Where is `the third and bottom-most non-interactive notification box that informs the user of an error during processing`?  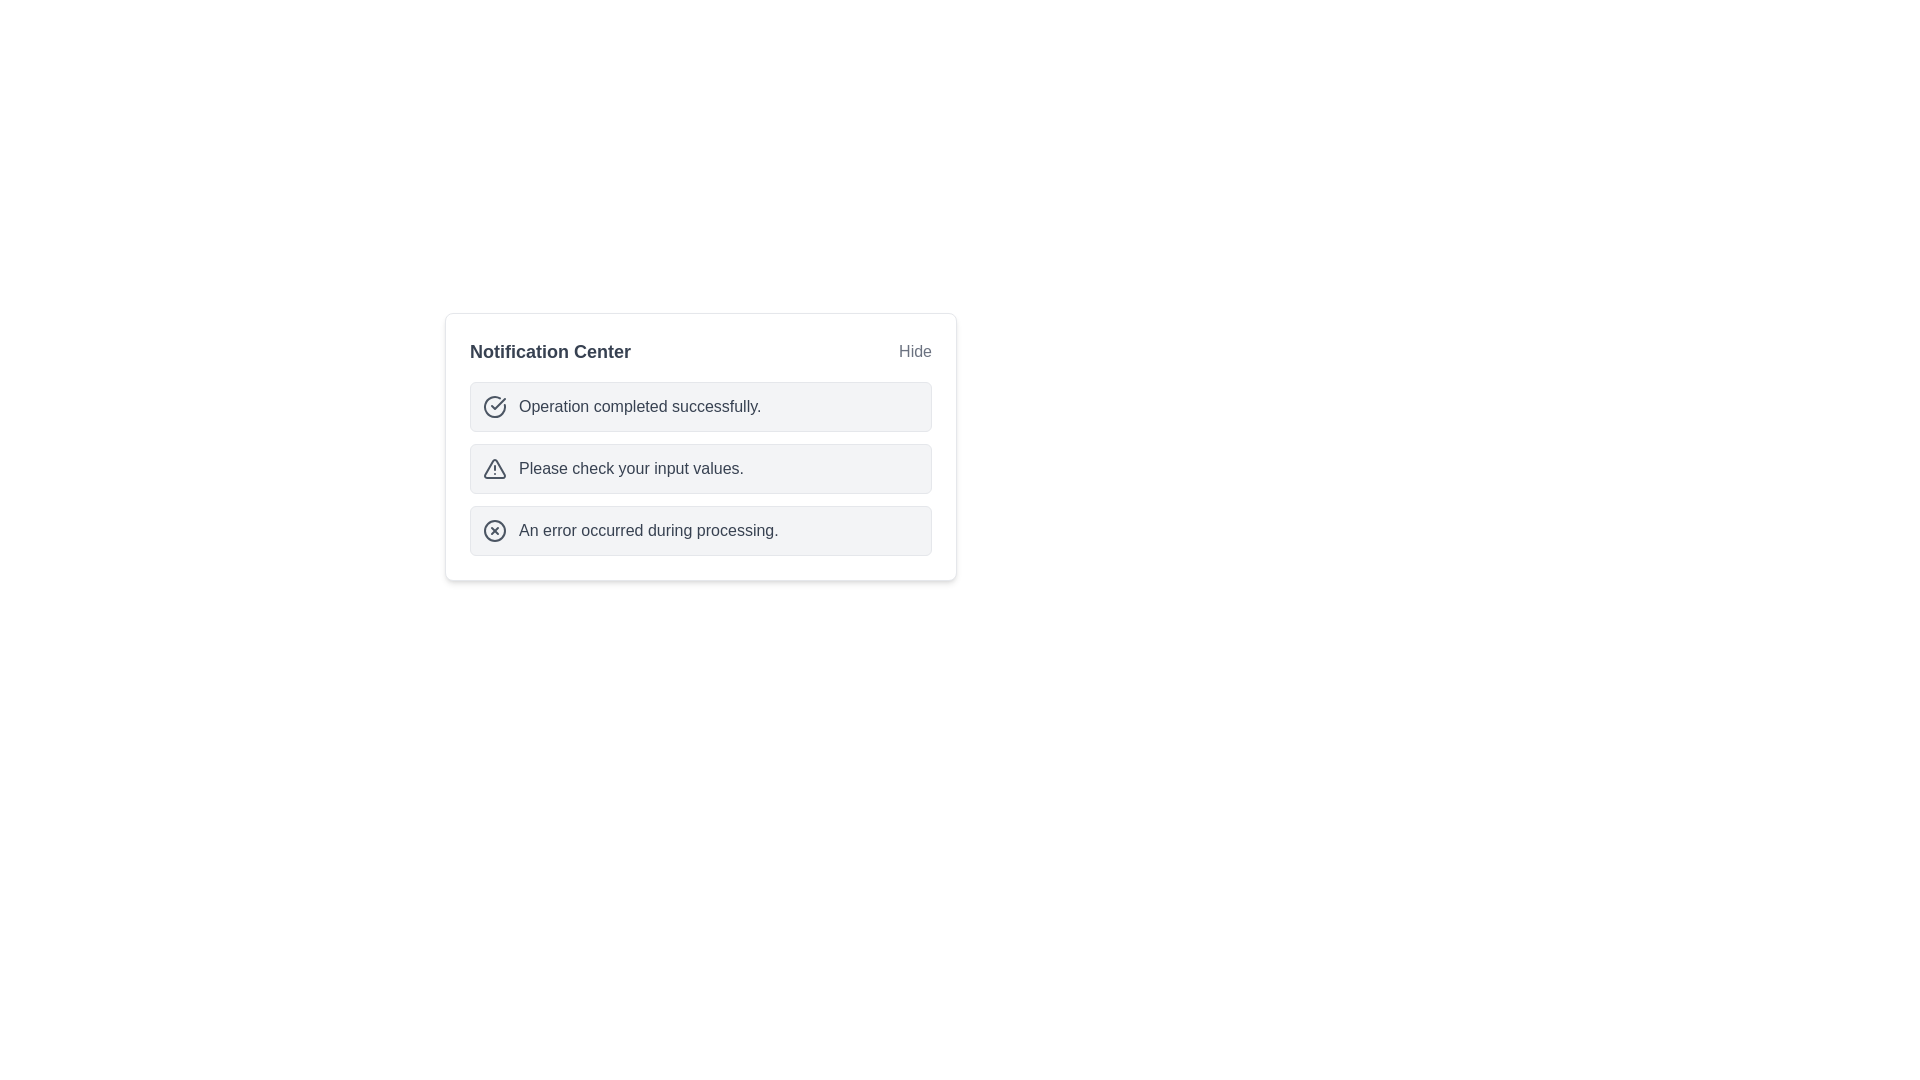
the third and bottom-most non-interactive notification box that informs the user of an error during processing is located at coordinates (700, 530).